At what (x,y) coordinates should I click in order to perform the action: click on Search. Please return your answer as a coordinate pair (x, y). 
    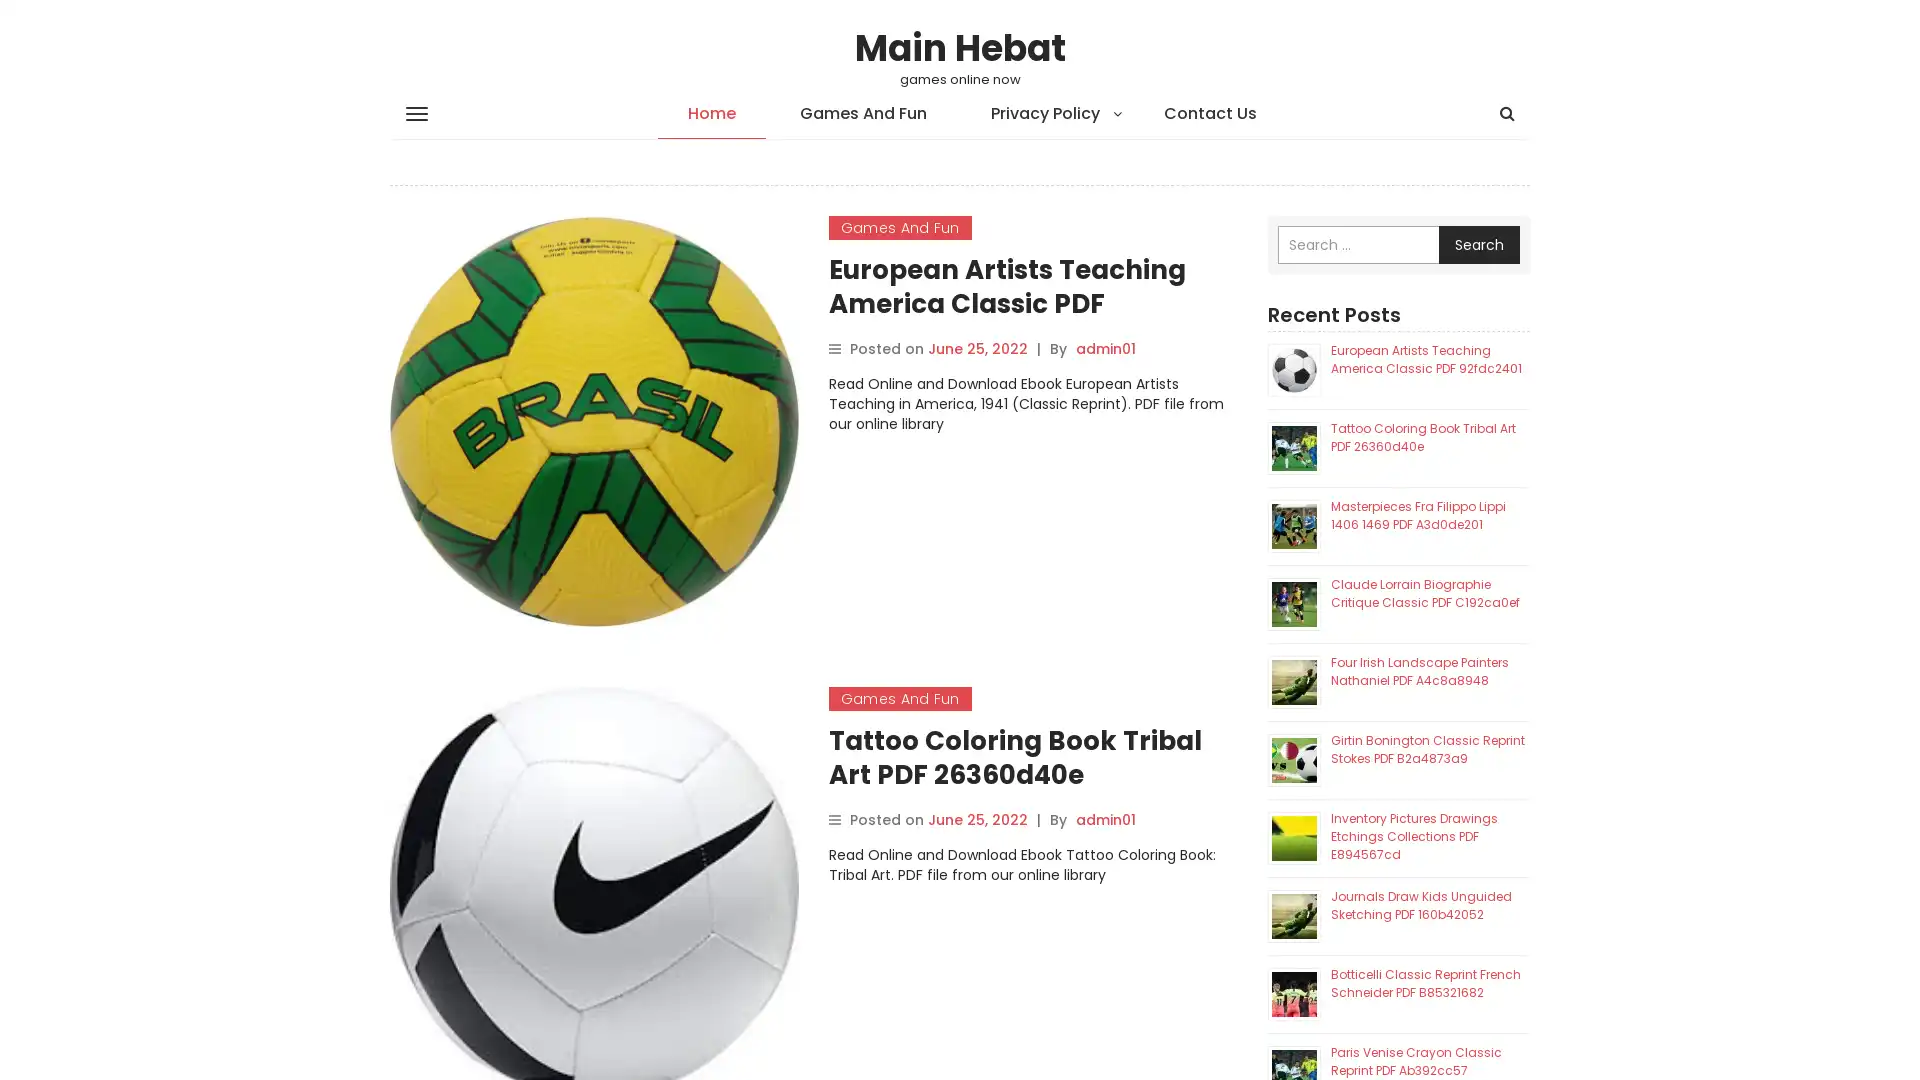
    Looking at the image, I should click on (1479, 244).